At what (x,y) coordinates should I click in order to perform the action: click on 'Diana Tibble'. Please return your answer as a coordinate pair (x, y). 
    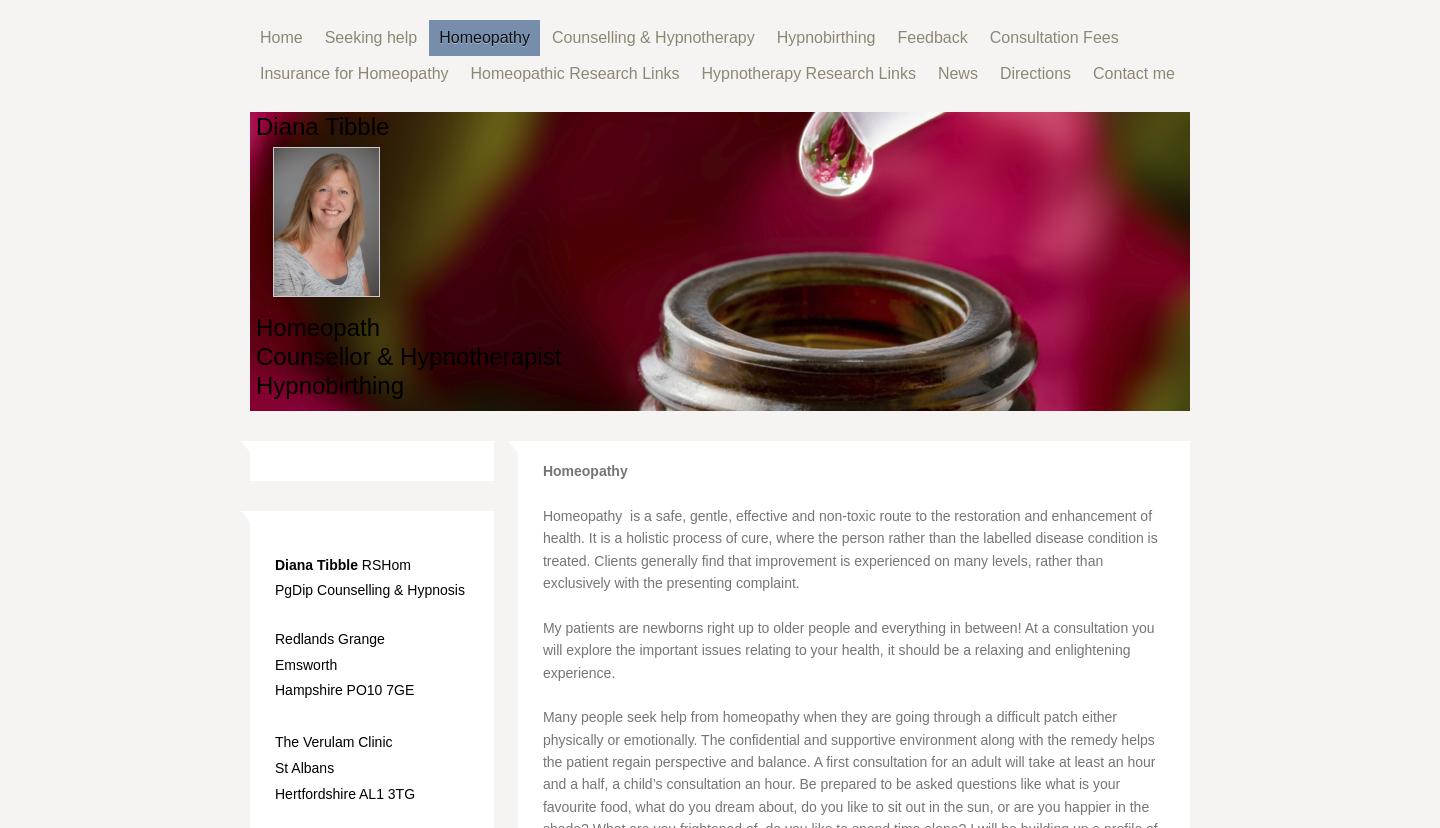
    Looking at the image, I should click on (274, 564).